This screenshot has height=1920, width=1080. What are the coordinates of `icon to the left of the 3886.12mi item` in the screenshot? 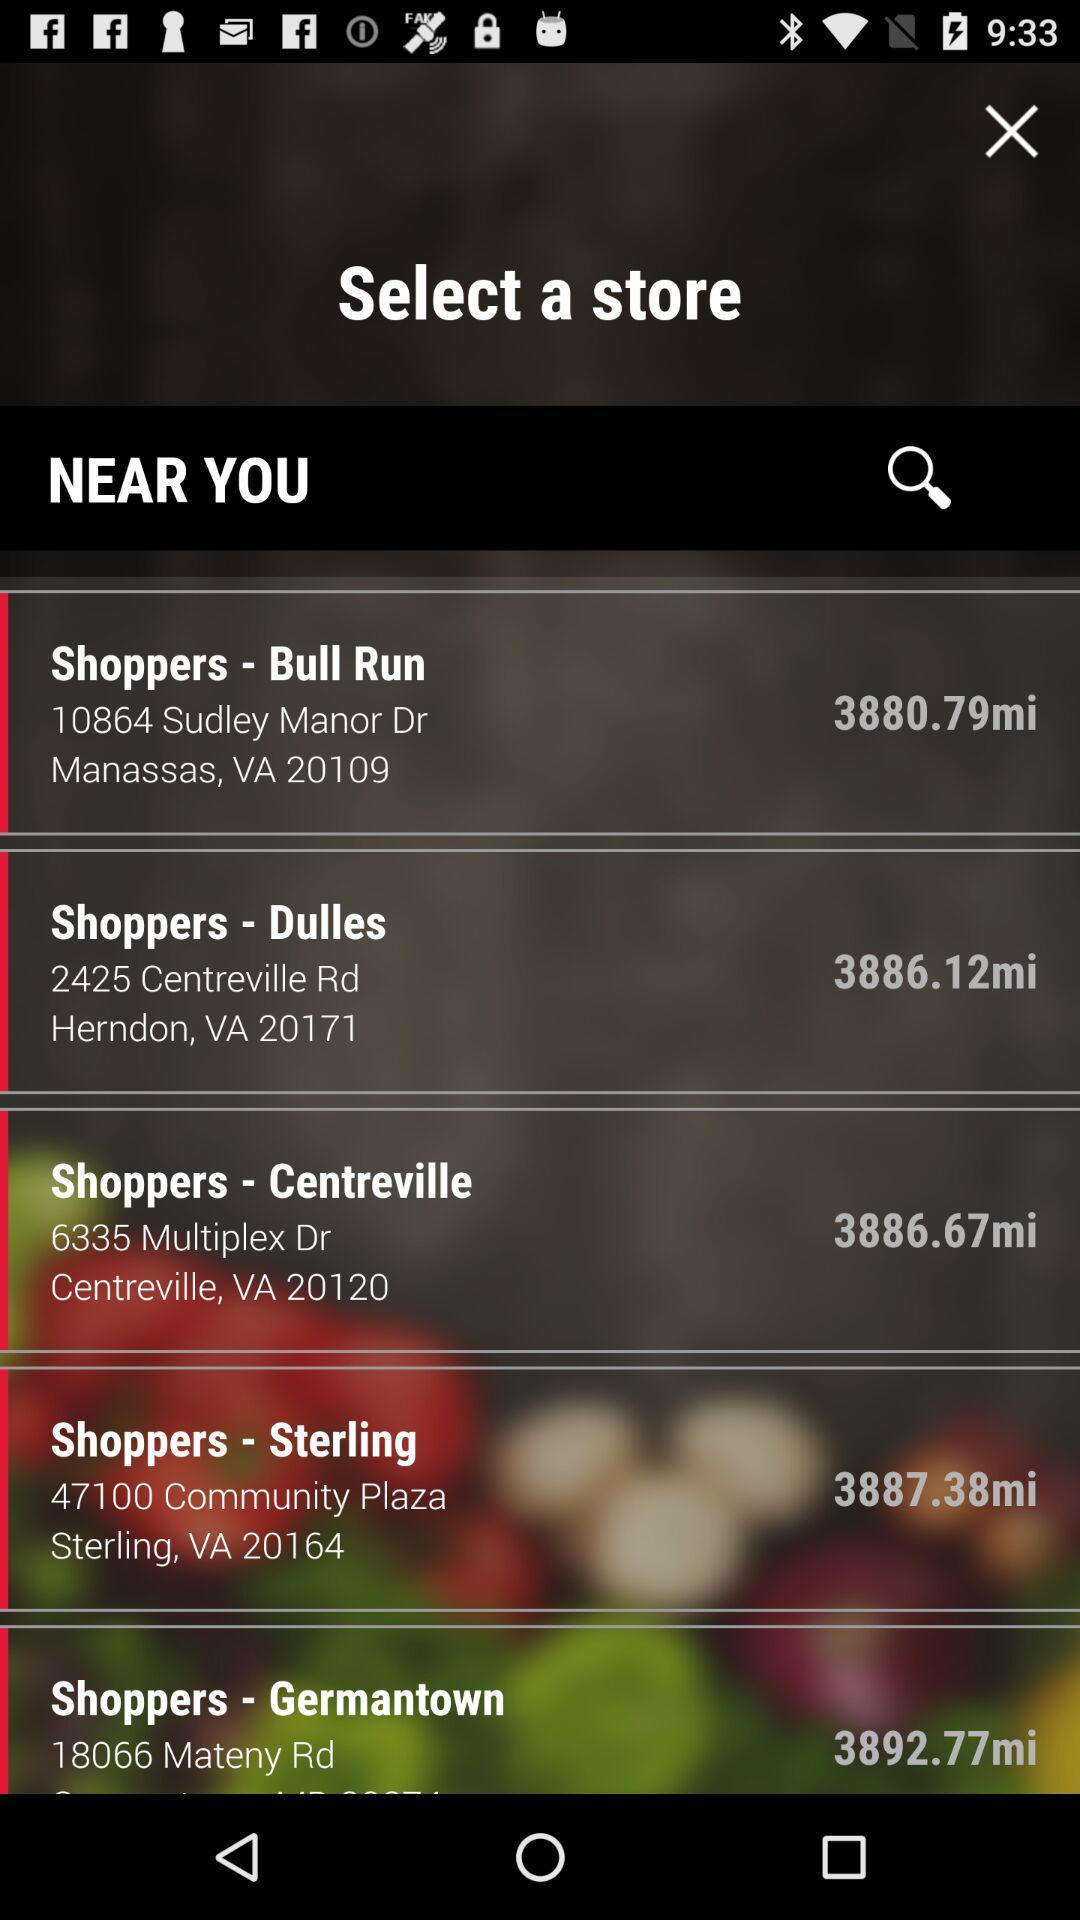 It's located at (203, 899).